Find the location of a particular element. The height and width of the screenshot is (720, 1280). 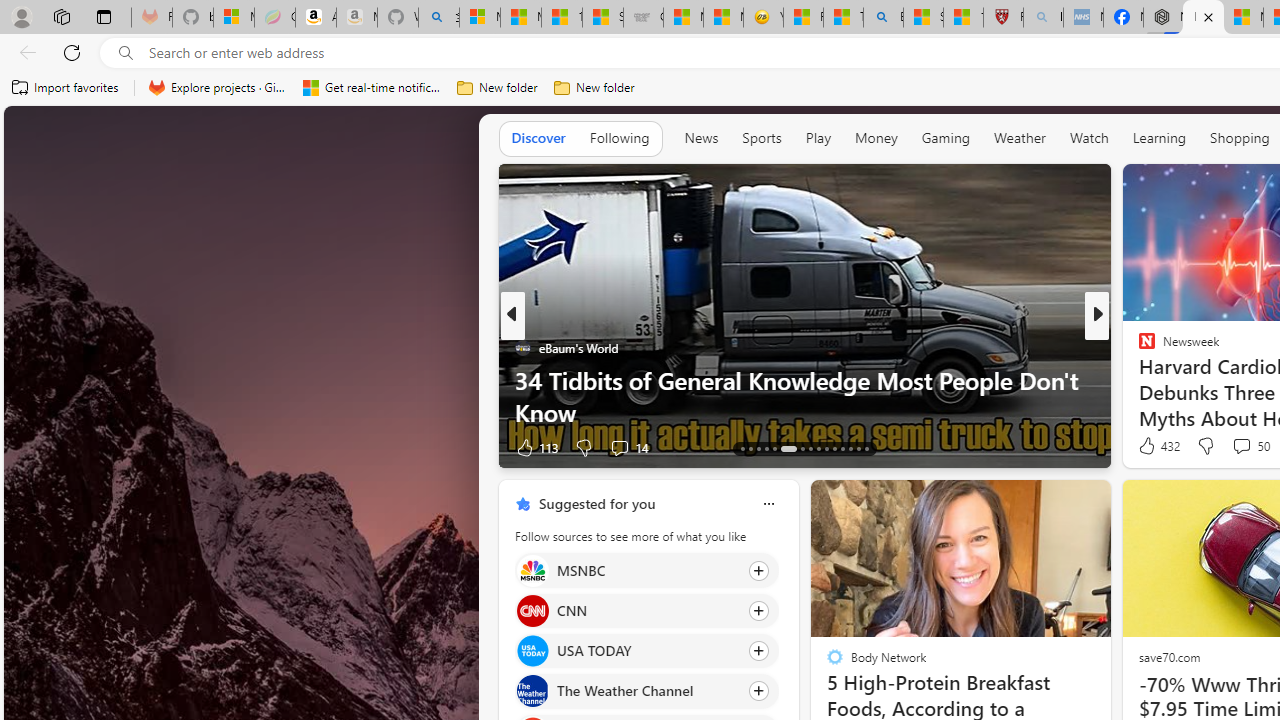

'Robert H. Shmerling, MD - Harvard Health' is located at coordinates (1003, 17).